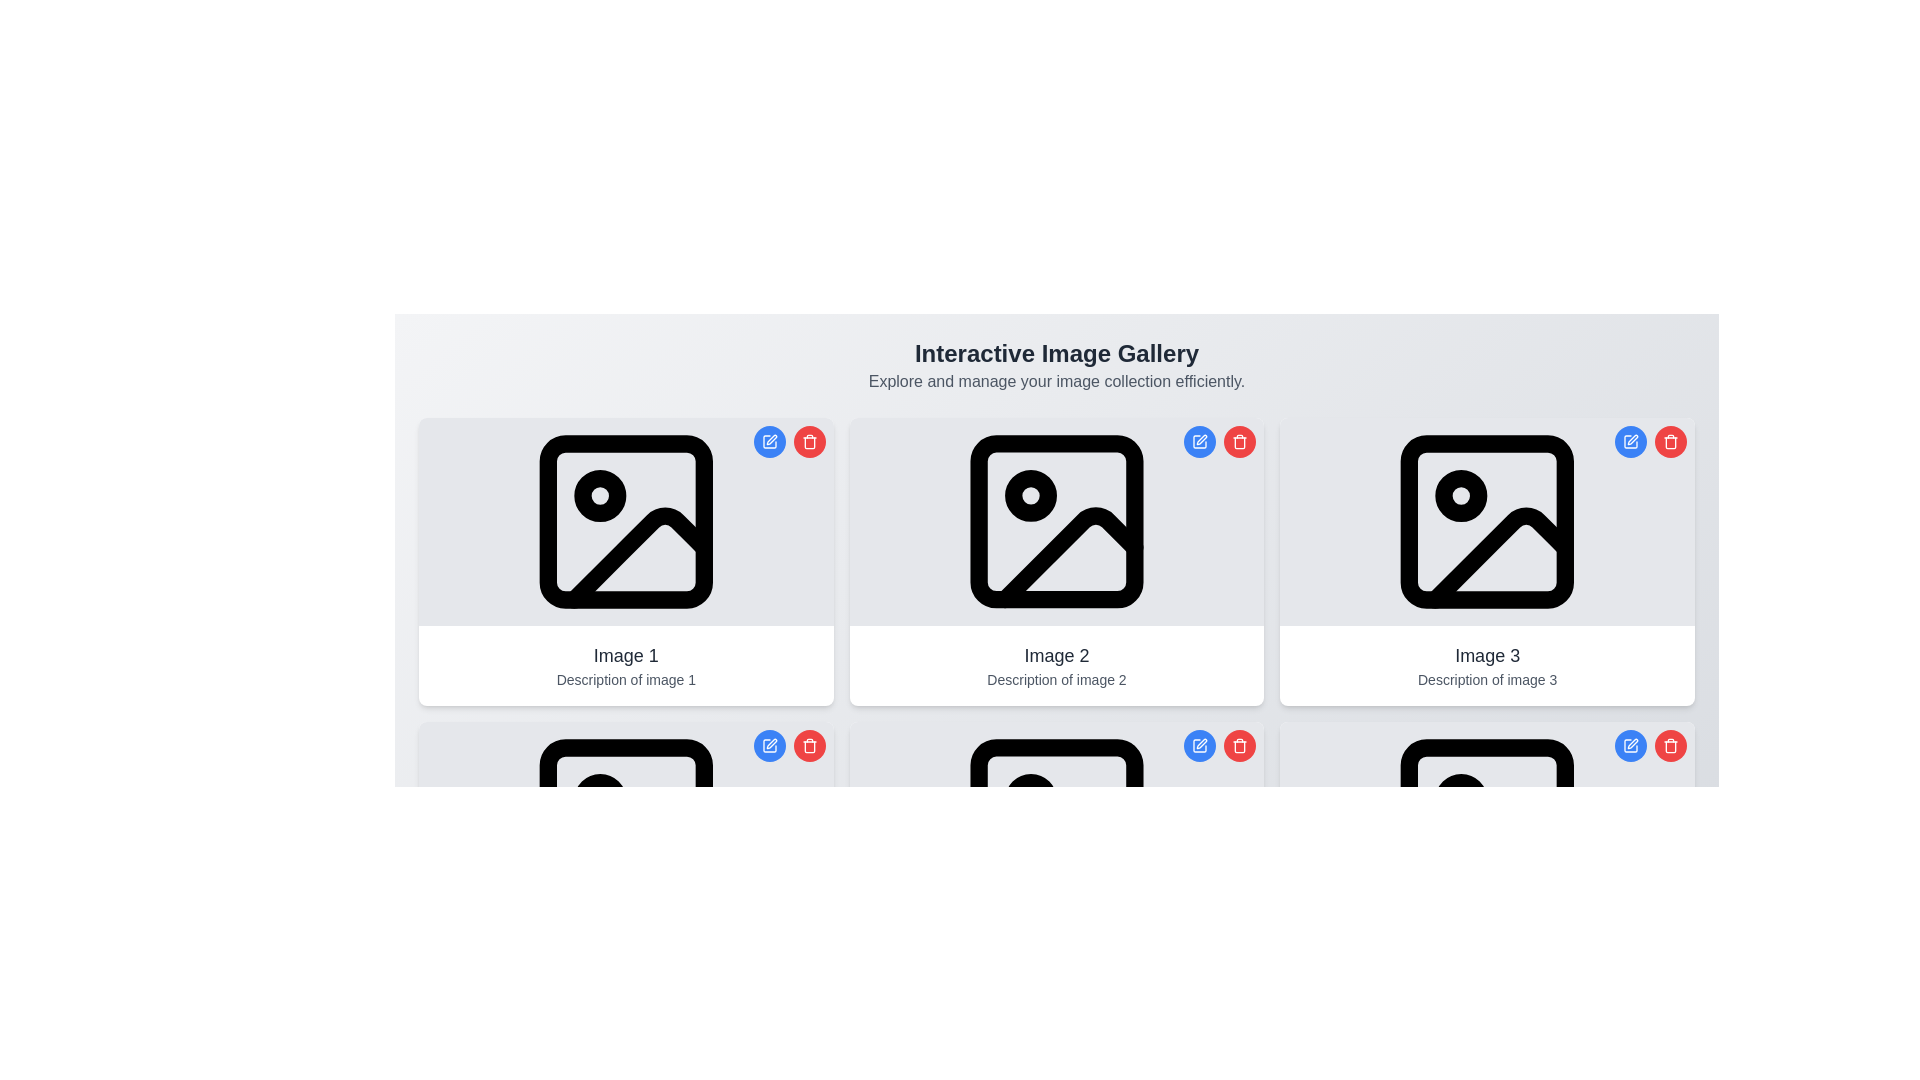  I want to click on the edit button located in the top-right corner of the 'Image 3' card in the interactive image gallery, so click(1631, 745).